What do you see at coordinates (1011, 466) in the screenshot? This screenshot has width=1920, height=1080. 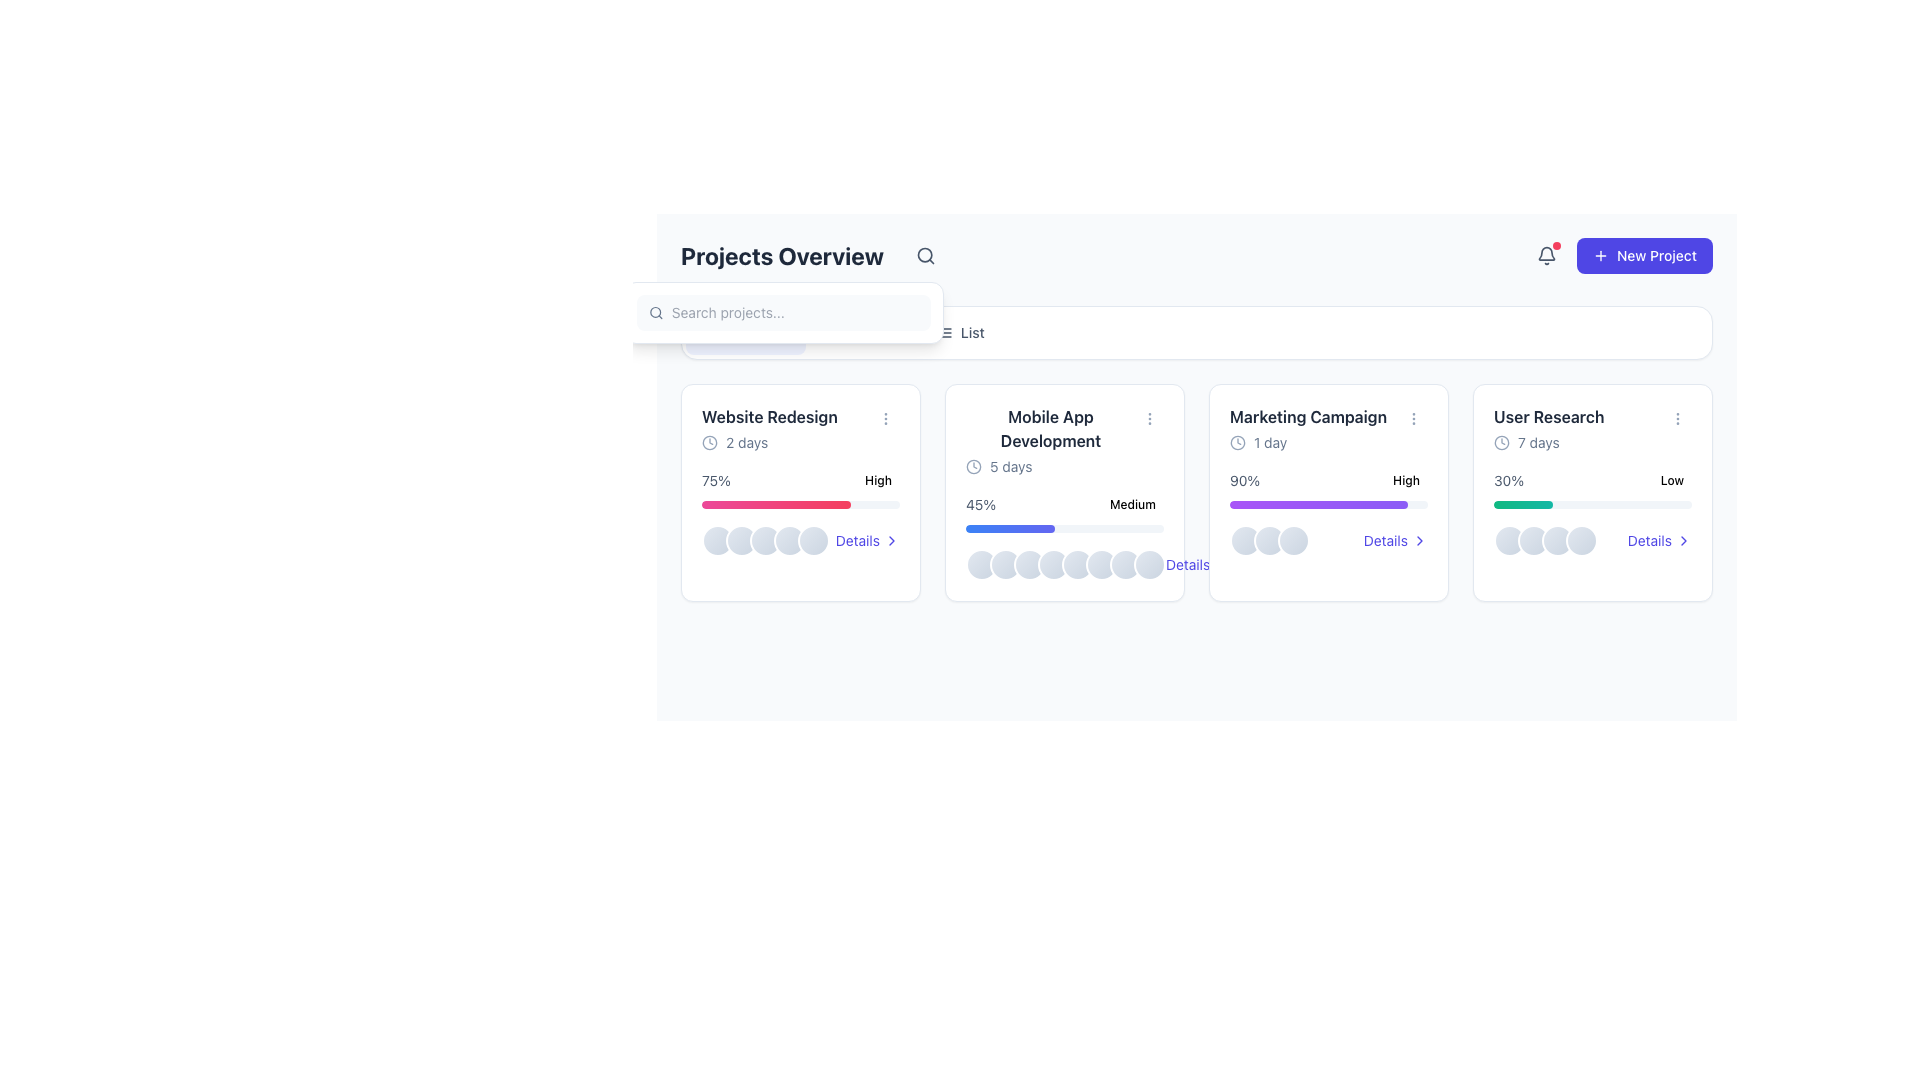 I see `the text label displaying the duration or timeline information for the 'Mobile App Development' task, which is the second item in the horizontal arrangement of components within the card` at bounding box center [1011, 466].